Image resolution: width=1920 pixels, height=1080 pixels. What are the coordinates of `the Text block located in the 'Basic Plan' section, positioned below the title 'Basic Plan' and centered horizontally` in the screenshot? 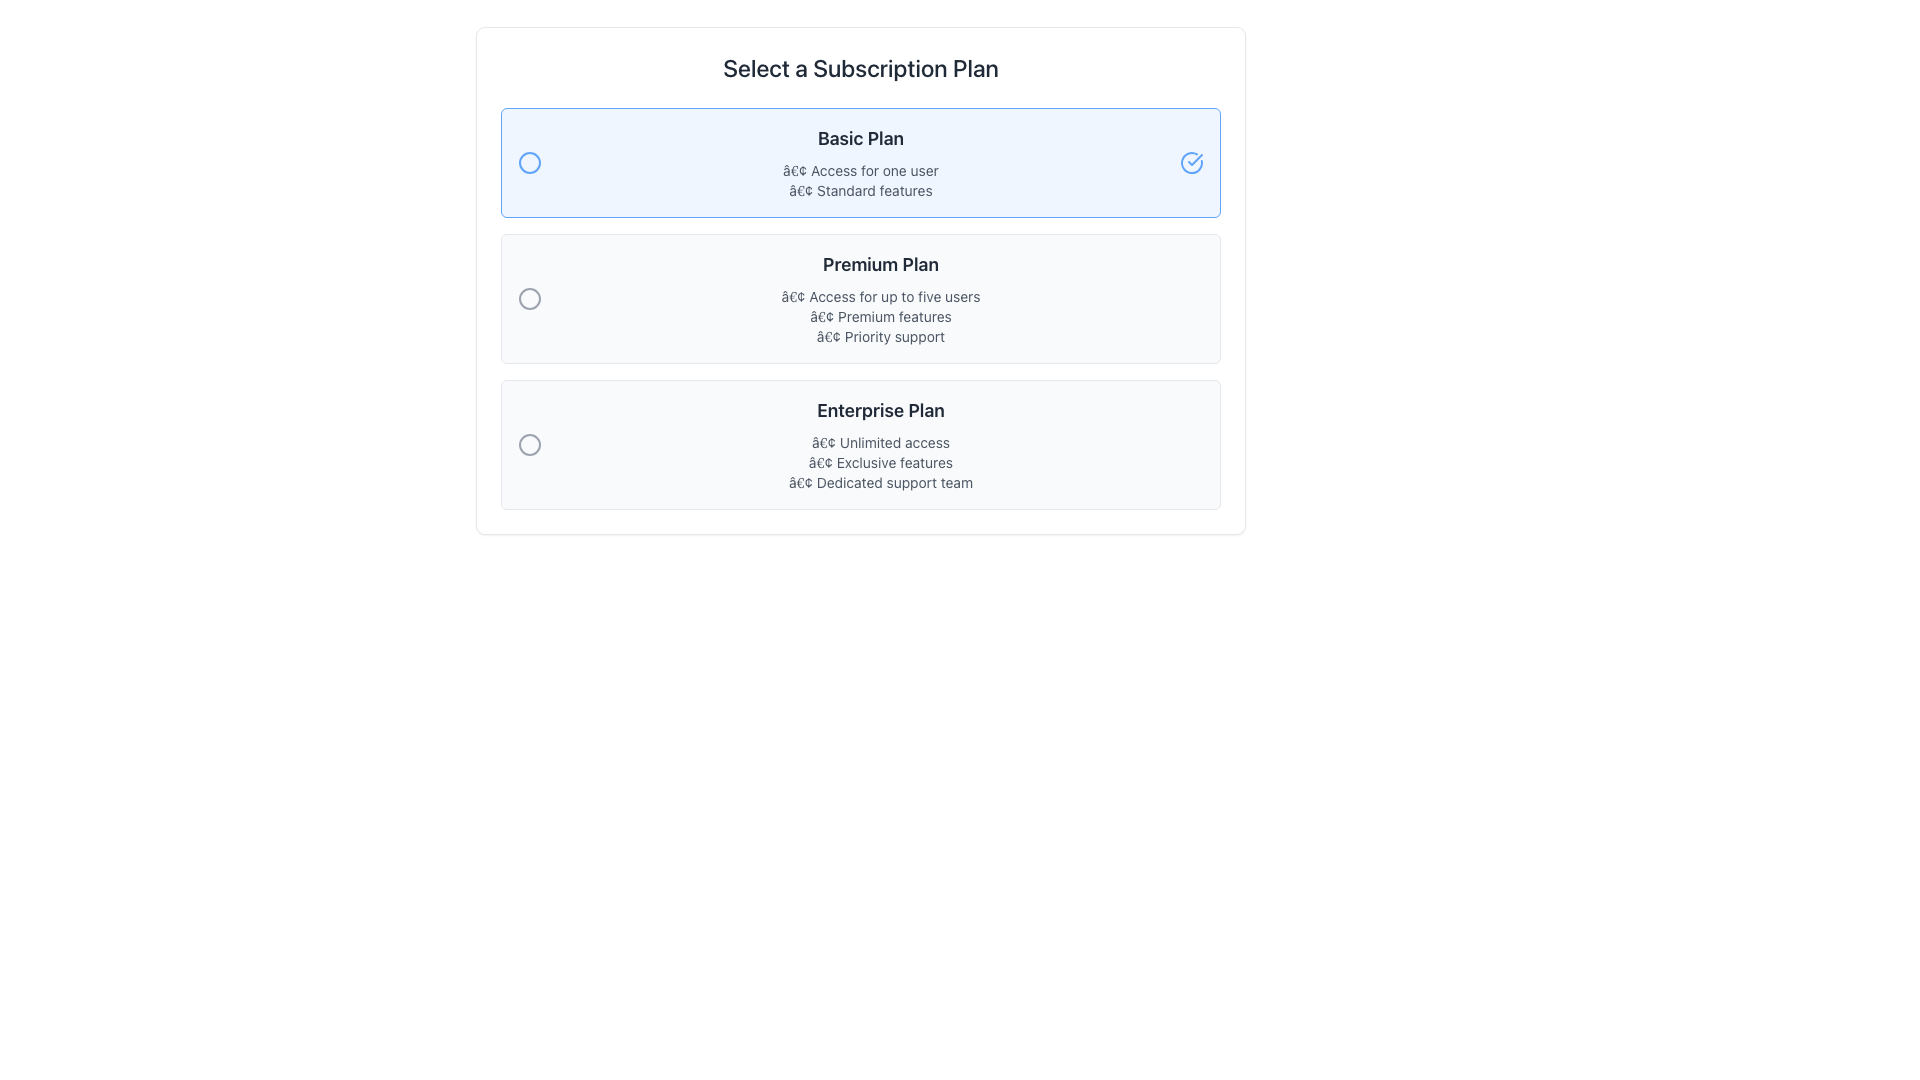 It's located at (860, 181).